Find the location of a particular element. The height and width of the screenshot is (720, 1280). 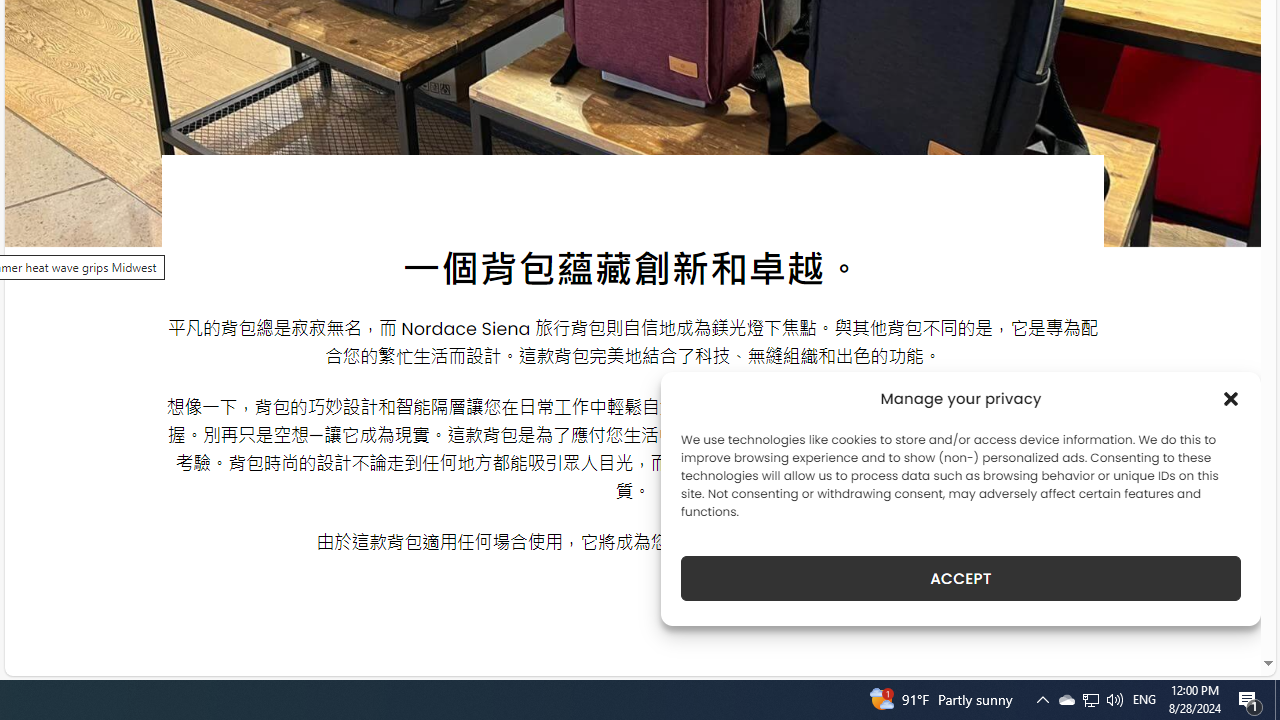

'Class: cmplz-close' is located at coordinates (1230, 398).